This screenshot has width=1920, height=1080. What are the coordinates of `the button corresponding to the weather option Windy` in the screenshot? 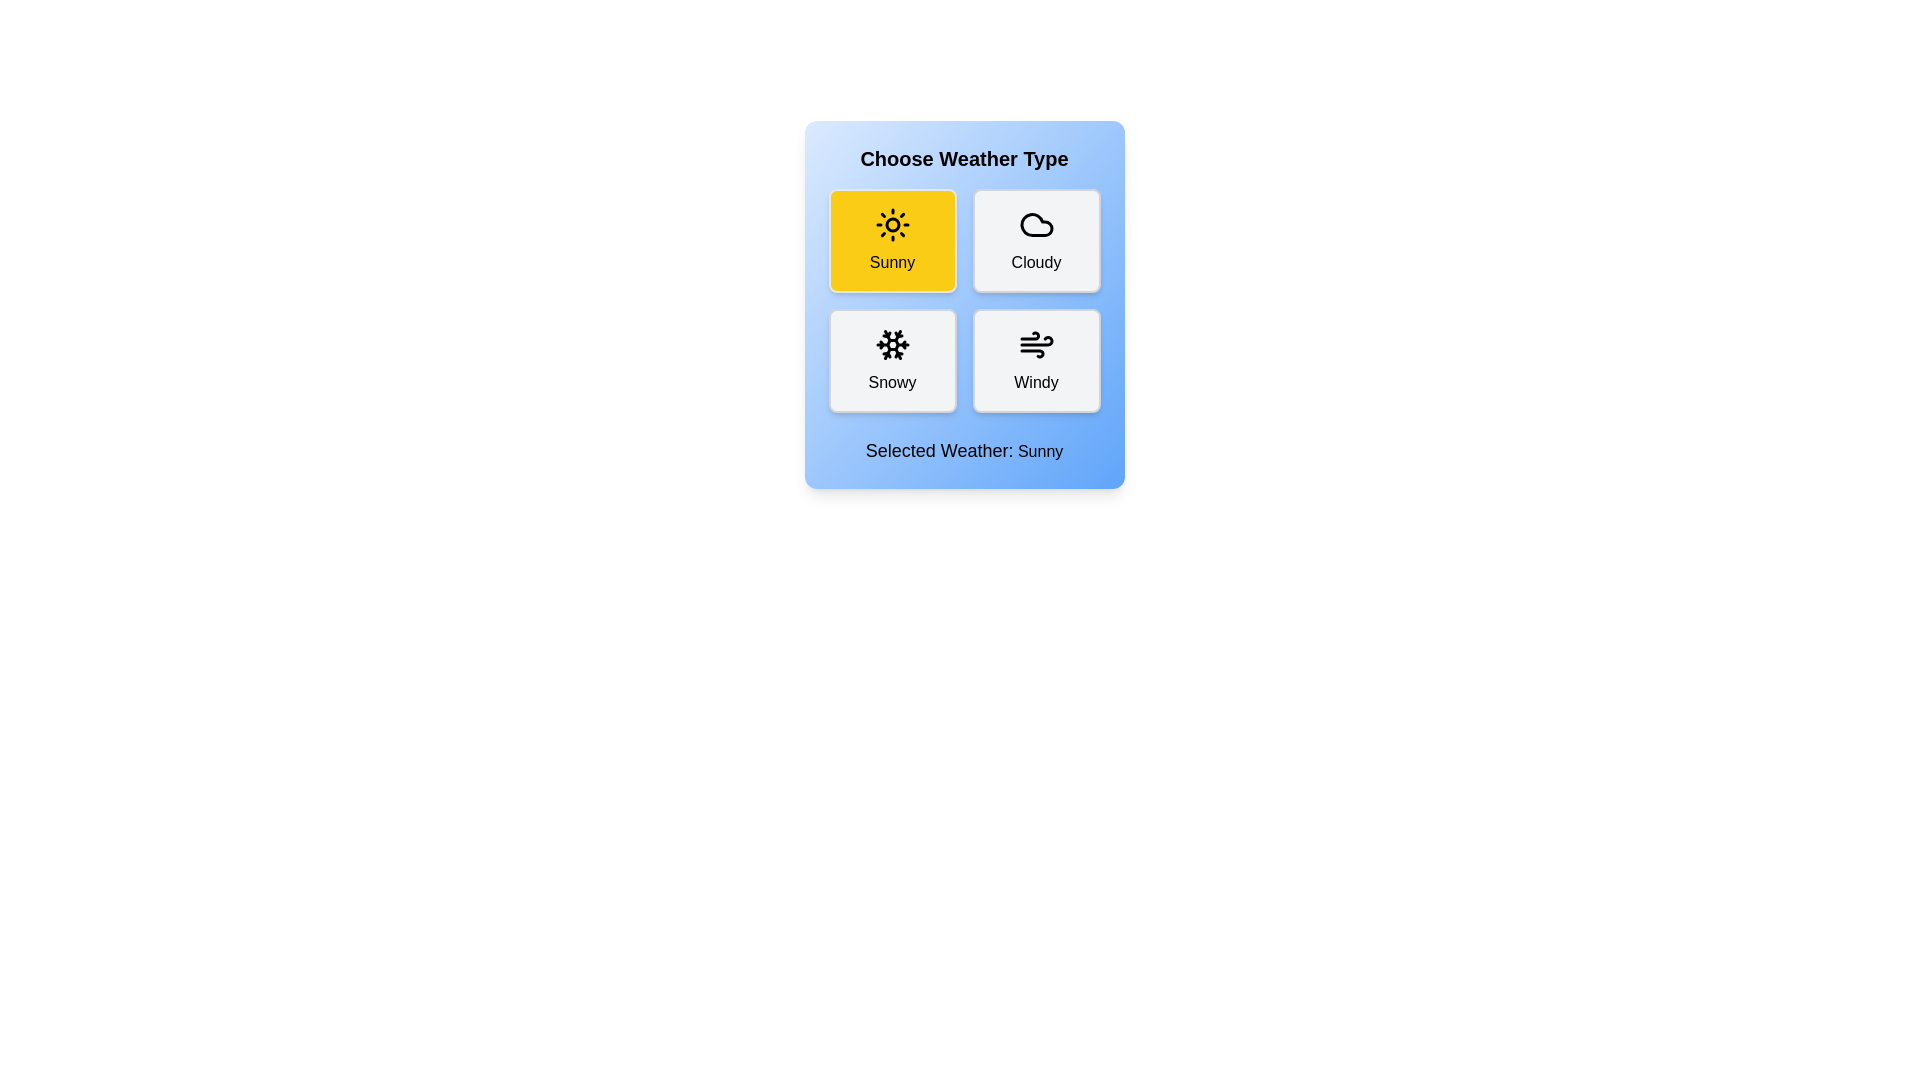 It's located at (1036, 361).